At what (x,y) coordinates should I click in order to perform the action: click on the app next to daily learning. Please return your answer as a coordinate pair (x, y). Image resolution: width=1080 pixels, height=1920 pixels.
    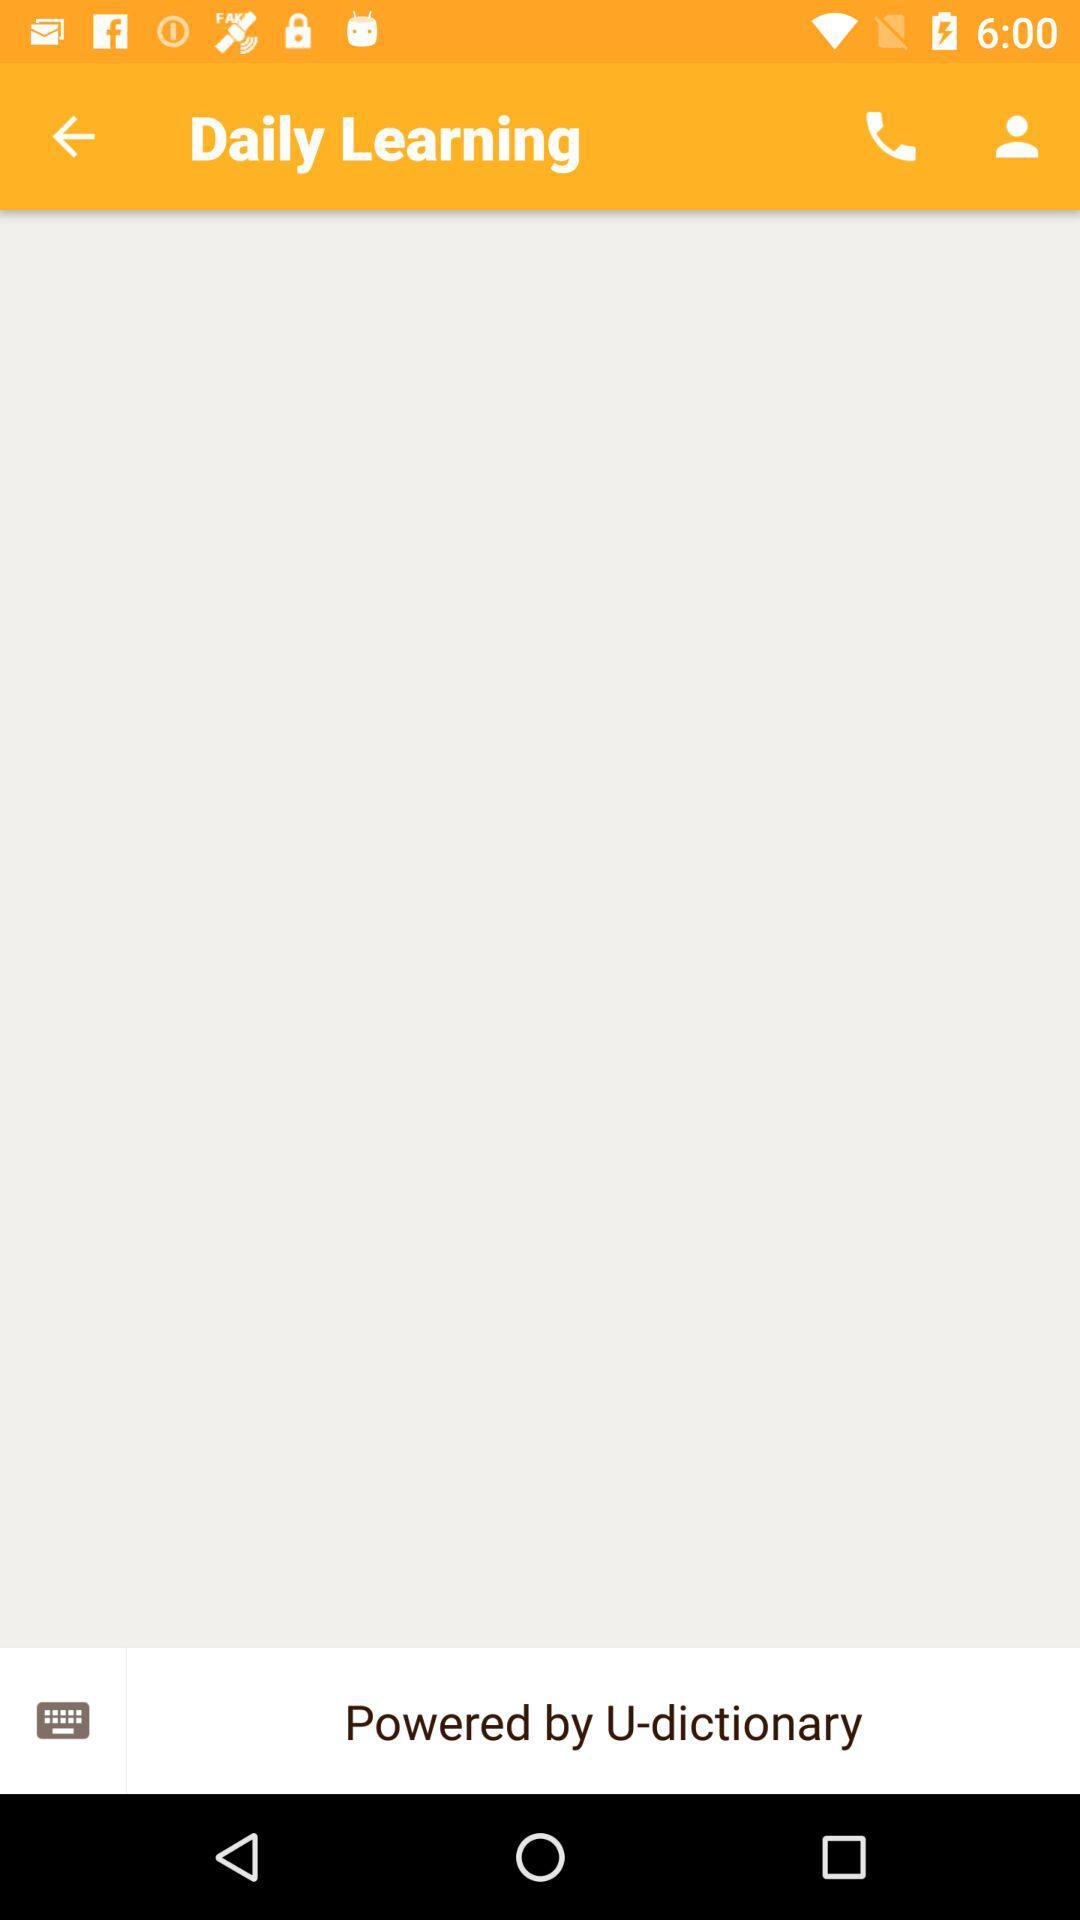
    Looking at the image, I should click on (72, 135).